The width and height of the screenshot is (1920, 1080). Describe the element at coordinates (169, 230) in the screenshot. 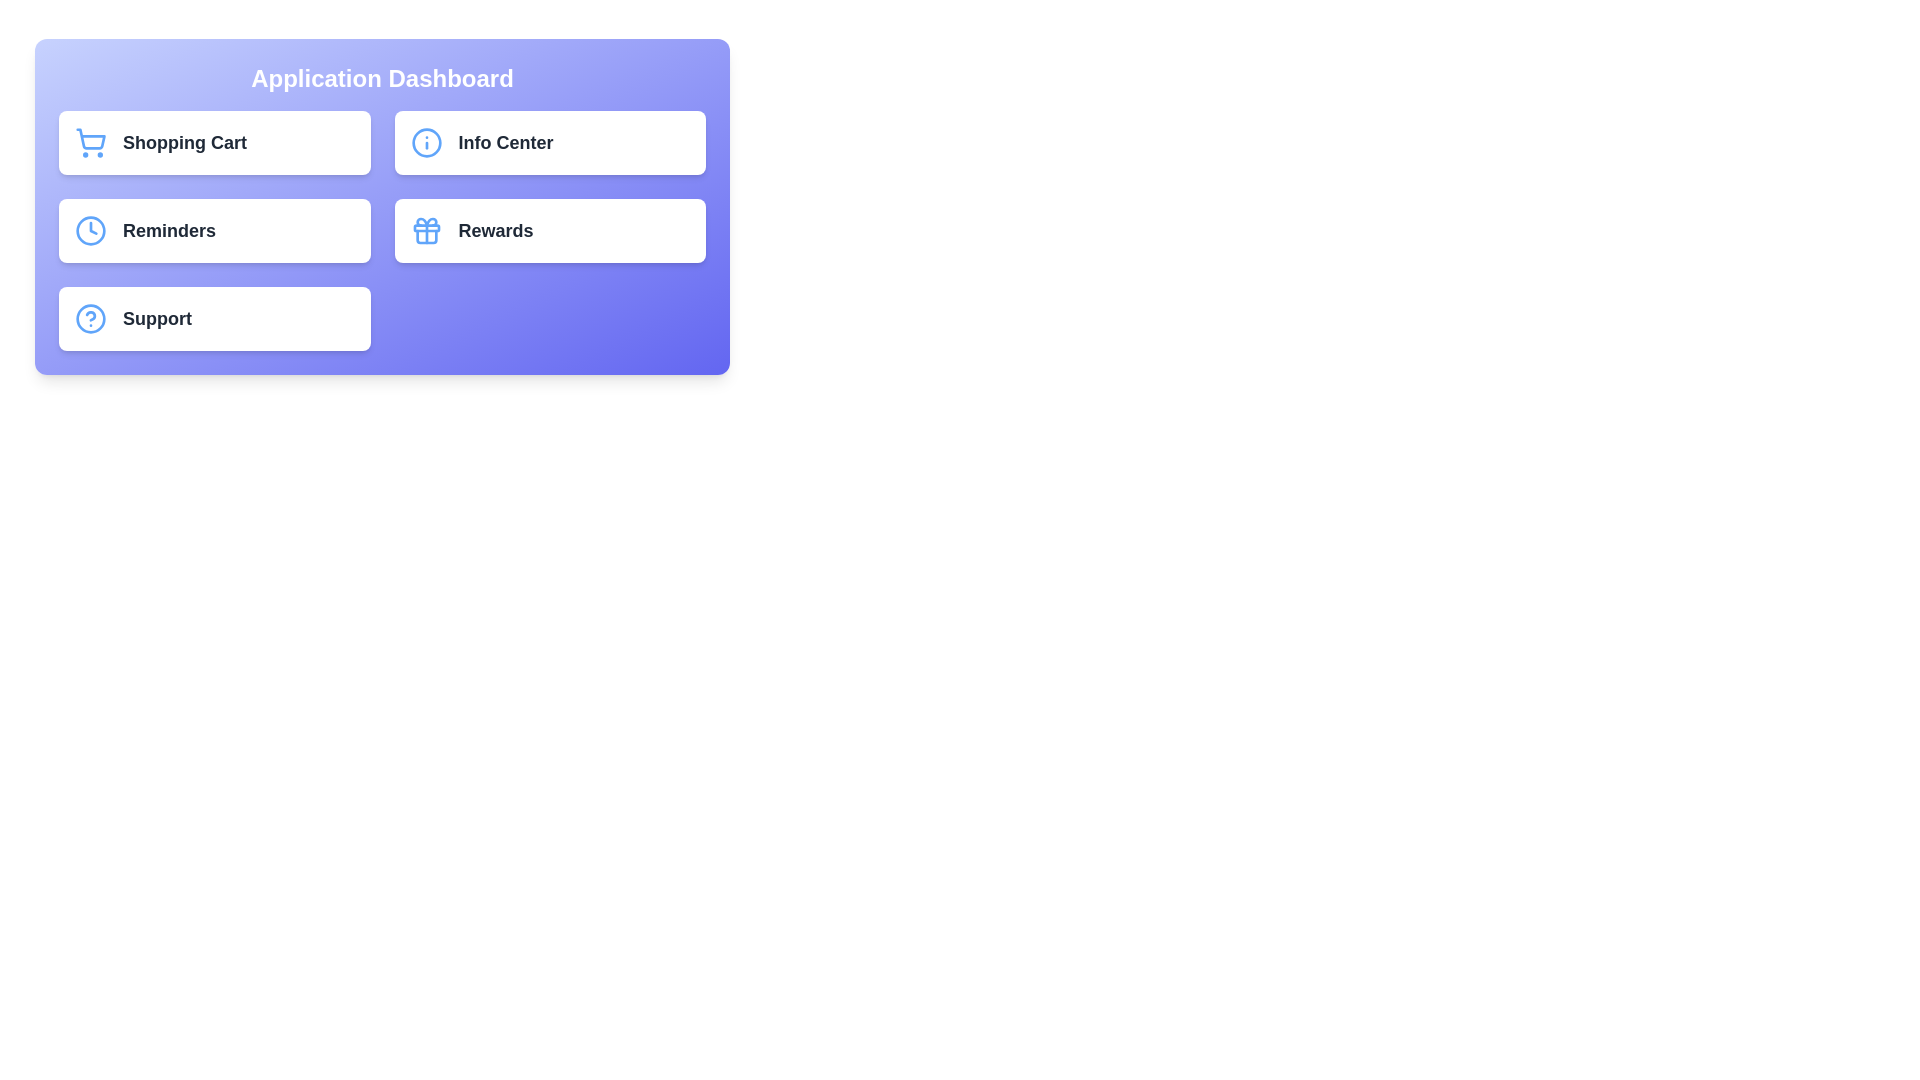

I see `the bold text label containing the word 'Reminders'` at that location.